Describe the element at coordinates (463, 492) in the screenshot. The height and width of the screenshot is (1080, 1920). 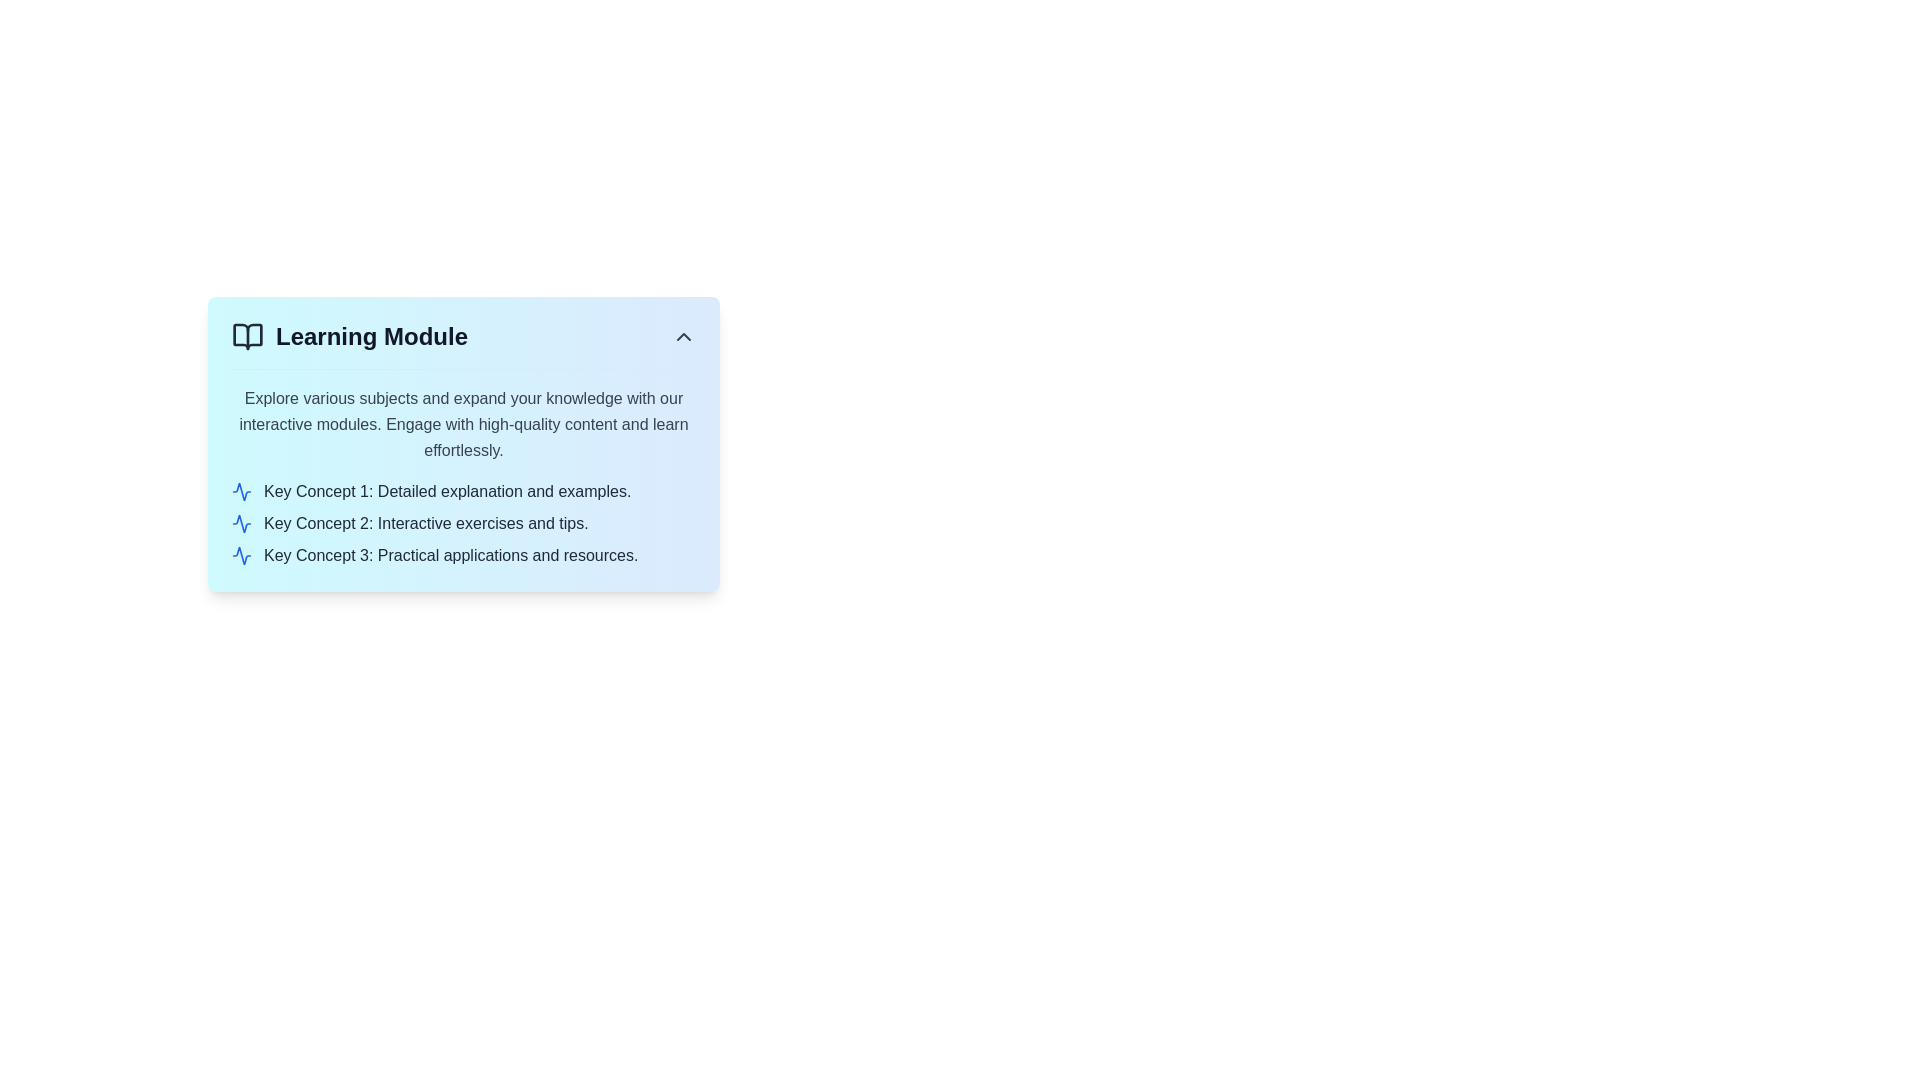
I see `the informational text labeled 'Key Concept 1: Detailed explanation and examples.' which is the first item in the 'Learning Module' section` at that location.